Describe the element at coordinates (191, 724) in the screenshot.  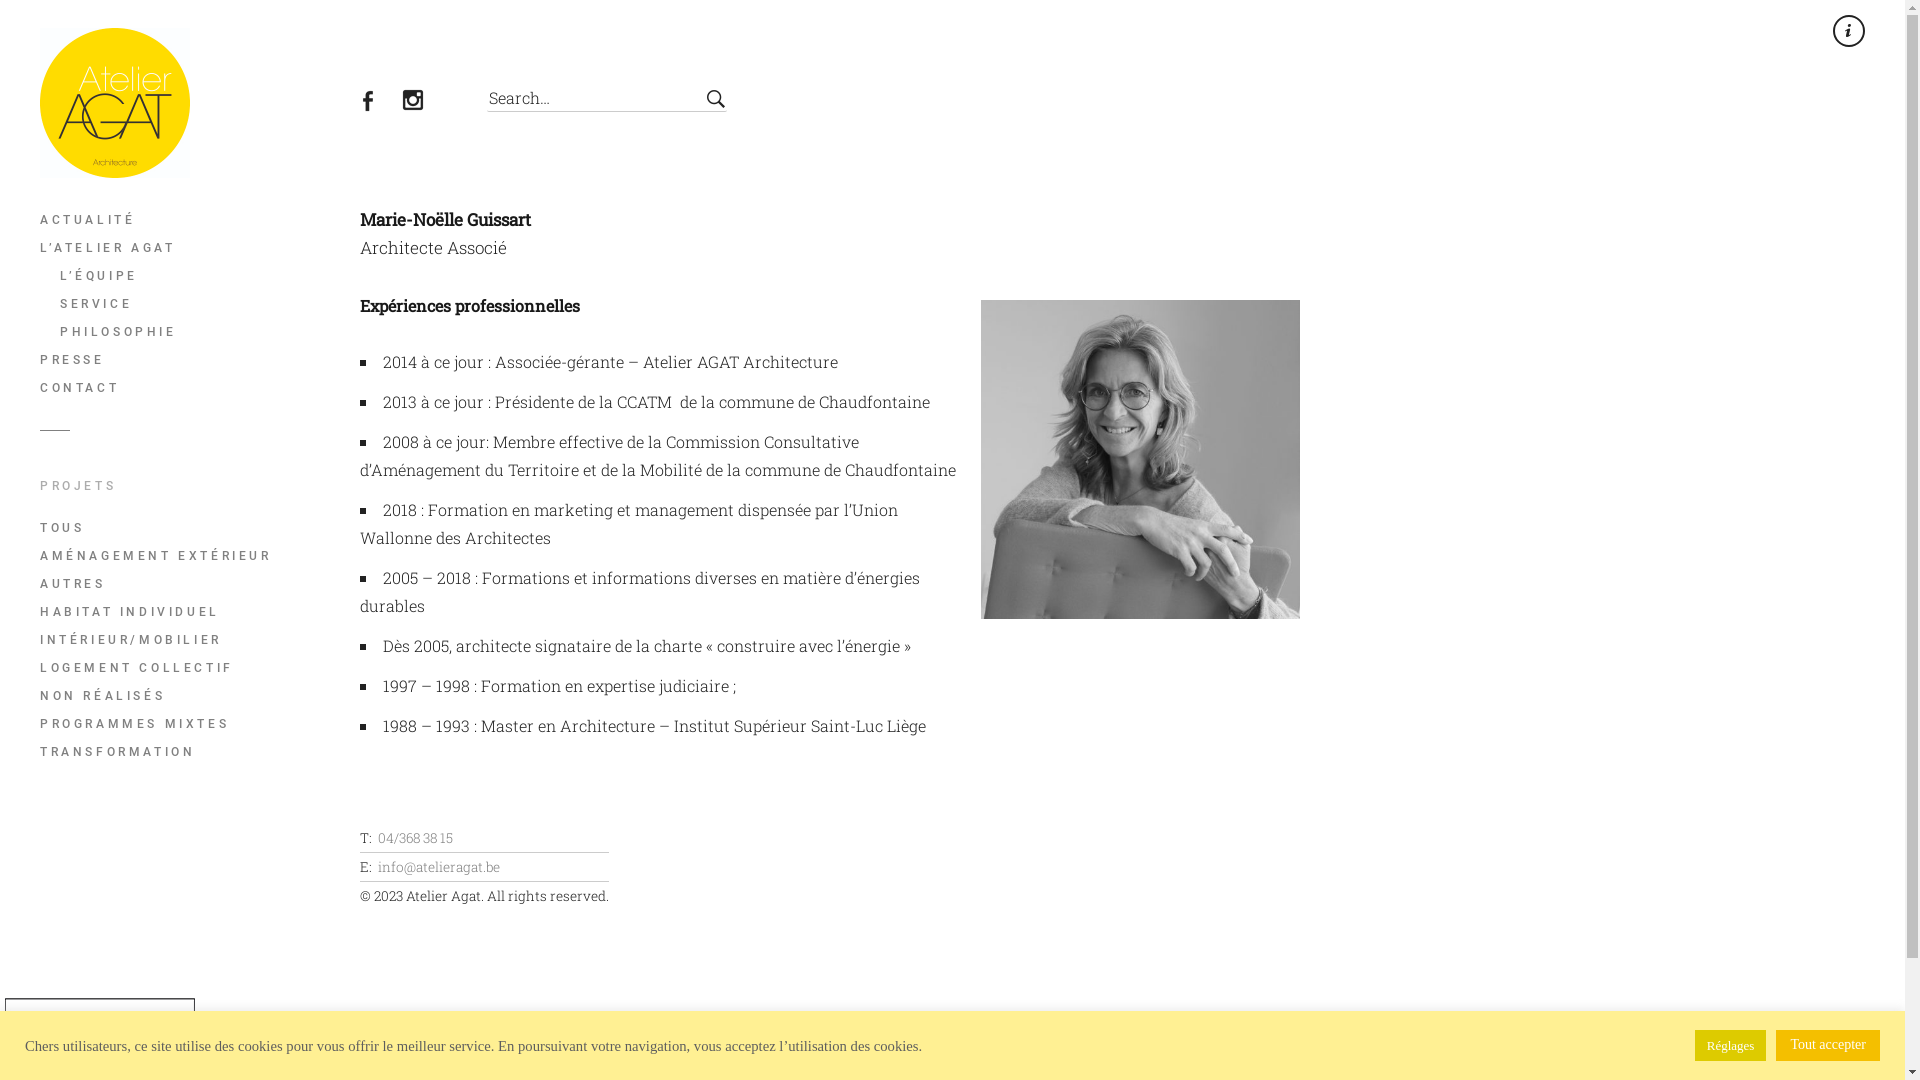
I see `'PROGRAMMES MIXTES'` at that location.